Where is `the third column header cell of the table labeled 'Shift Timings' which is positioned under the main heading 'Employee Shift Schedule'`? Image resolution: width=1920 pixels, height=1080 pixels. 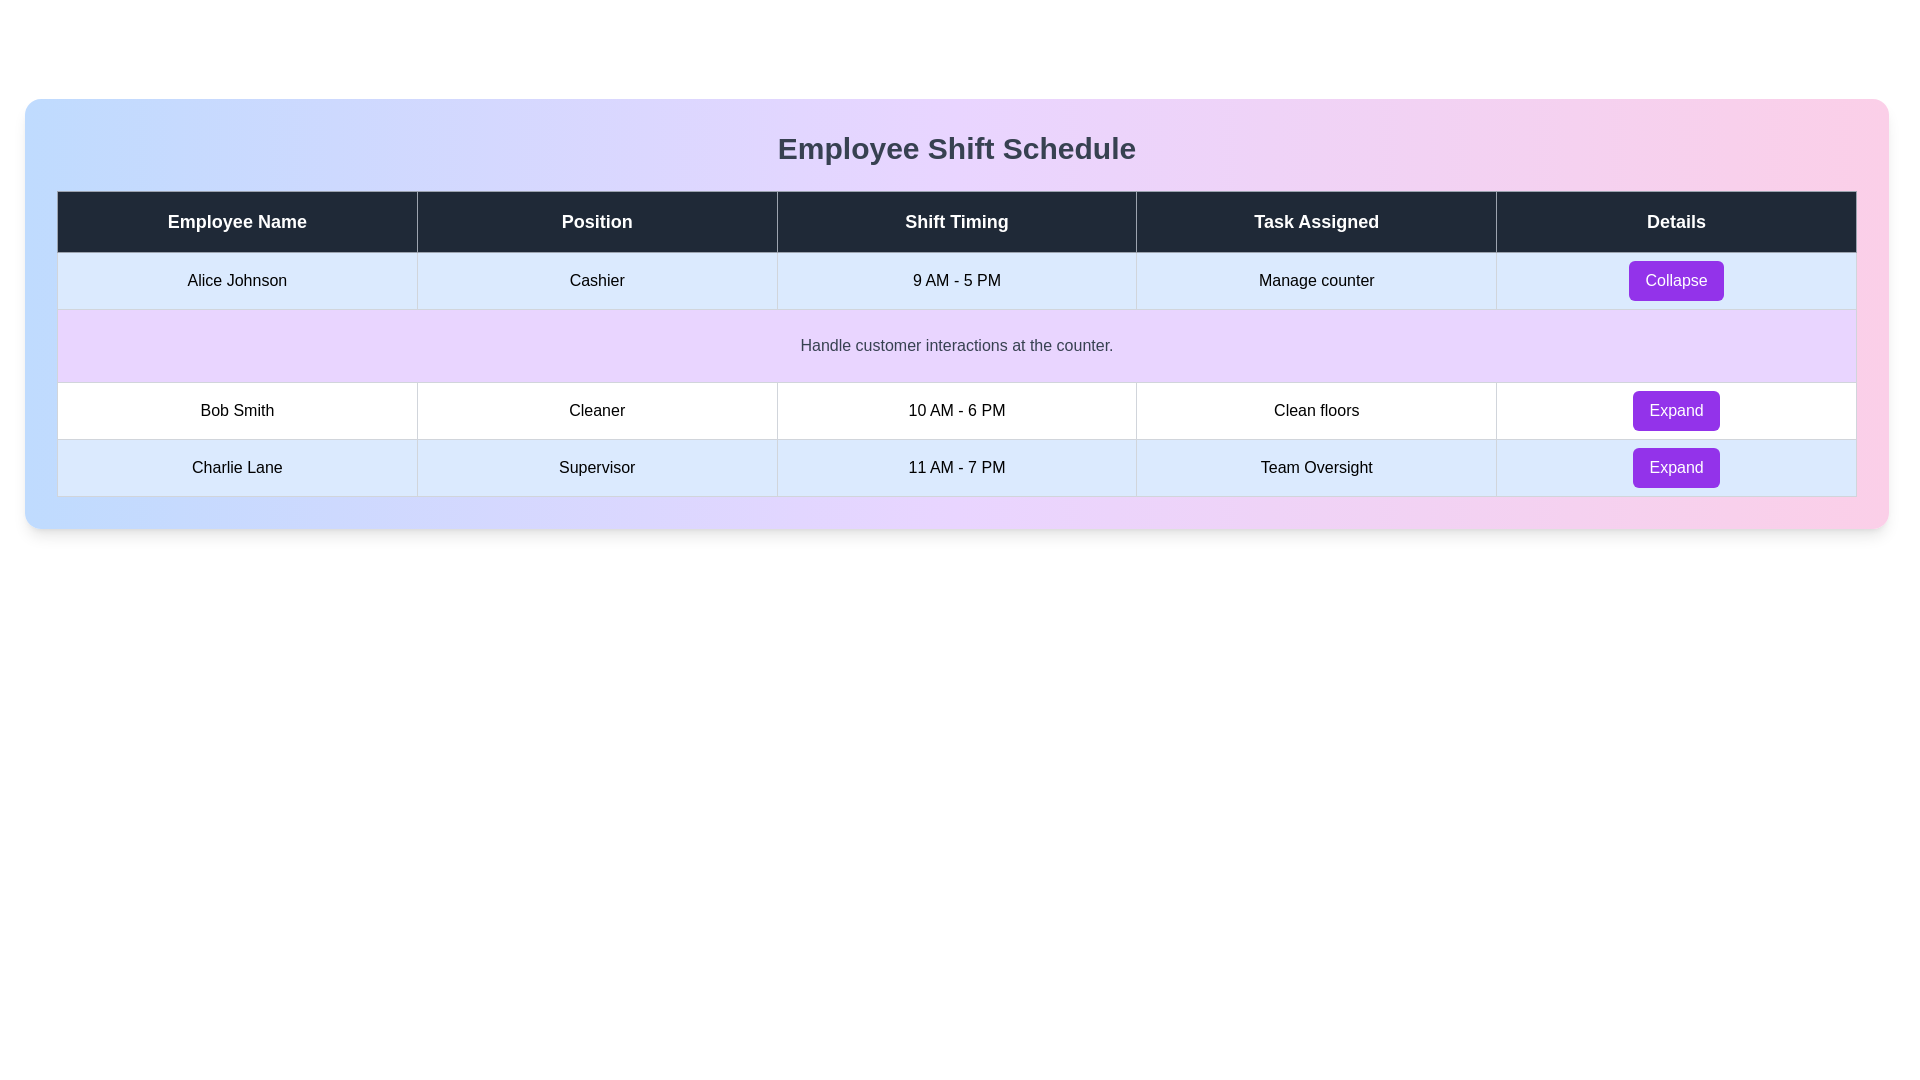 the third column header cell of the table labeled 'Shift Timings' which is positioned under the main heading 'Employee Shift Schedule' is located at coordinates (955, 222).